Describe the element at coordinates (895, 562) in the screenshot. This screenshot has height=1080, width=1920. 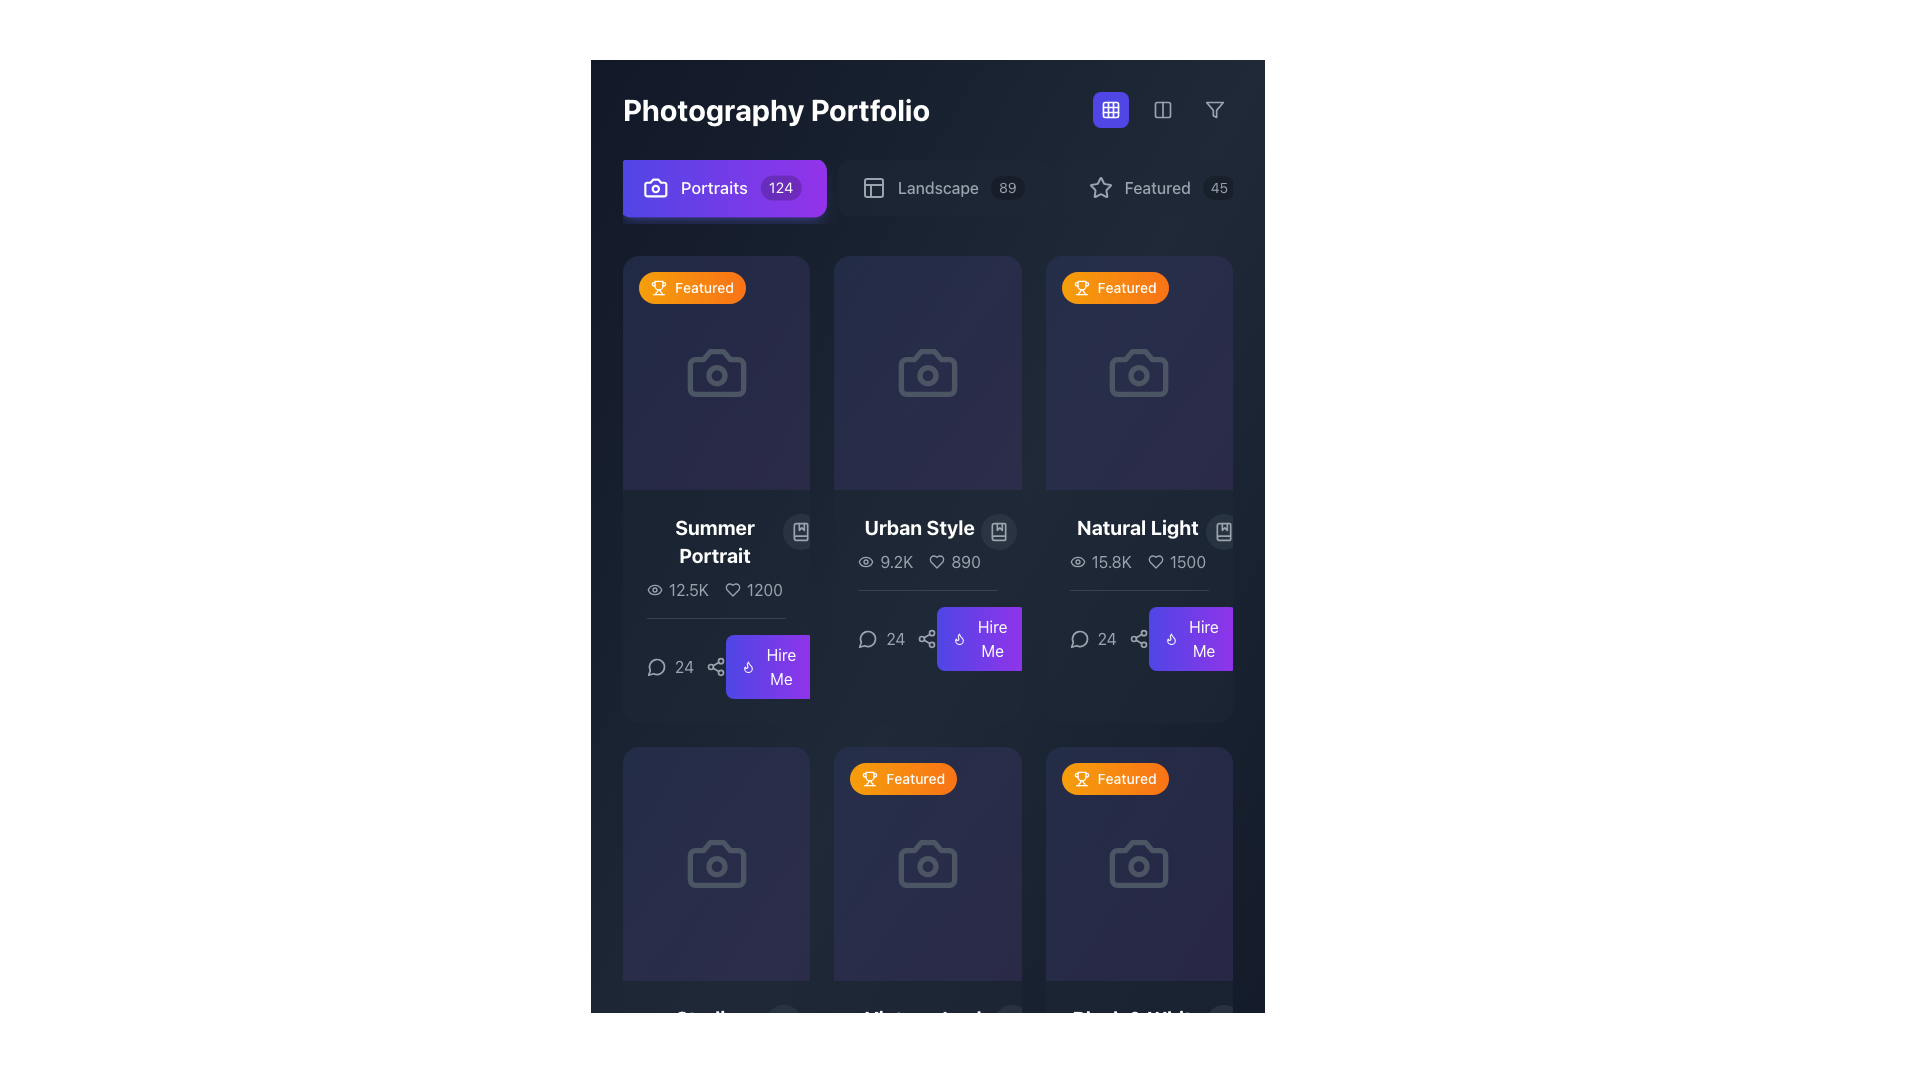
I see `the text label displaying '9.2K' located in the second card labeled 'Urban Style' to the right of the eye icon` at that location.